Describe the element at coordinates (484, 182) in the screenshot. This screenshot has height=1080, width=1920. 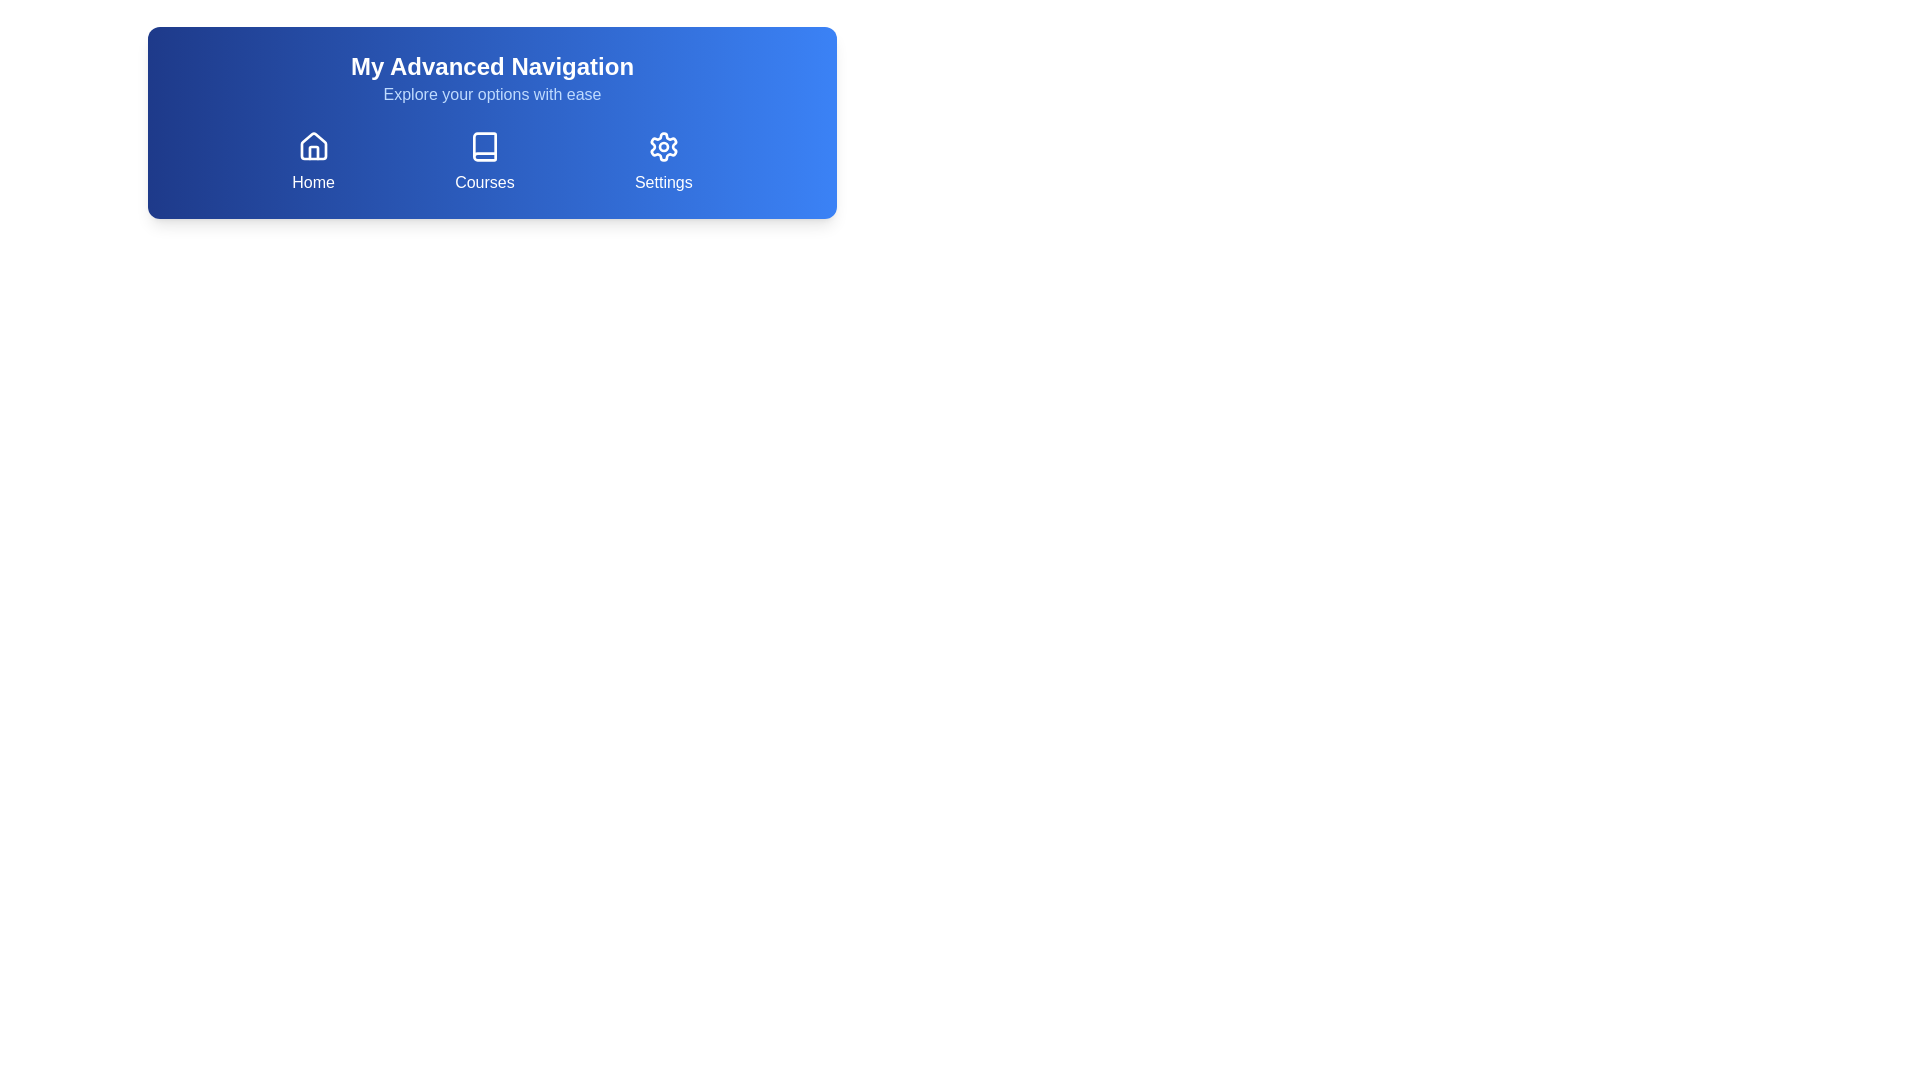
I see `the navigational label indicating a link to 'Courses' located in the blue navigation bar, positioned centrally below the book icon and above the 'Settings' text` at that location.